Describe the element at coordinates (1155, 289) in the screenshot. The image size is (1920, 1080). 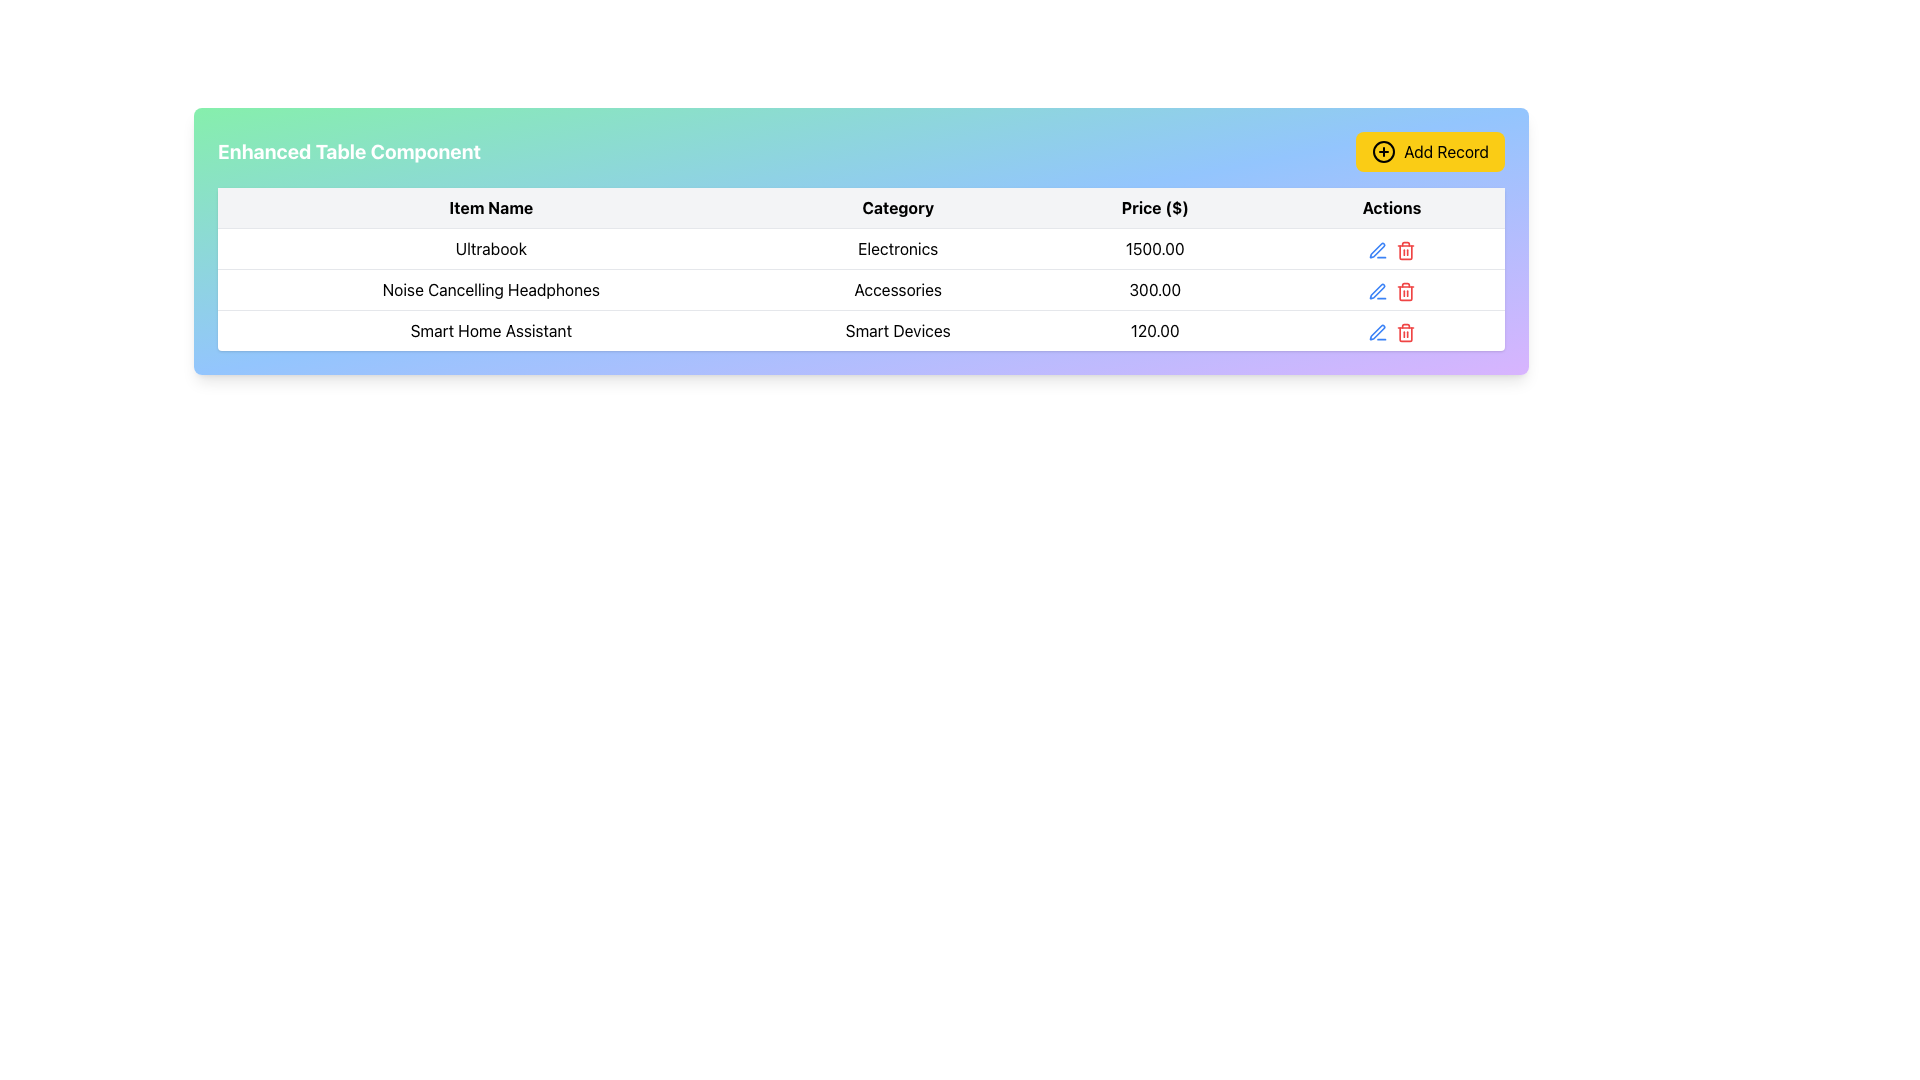
I see `the text element displaying the value '300.00' in the 'Price ($)' column of the tabular interface, which corresponds to the item 'Noise Cancelling Headphones'` at that location.